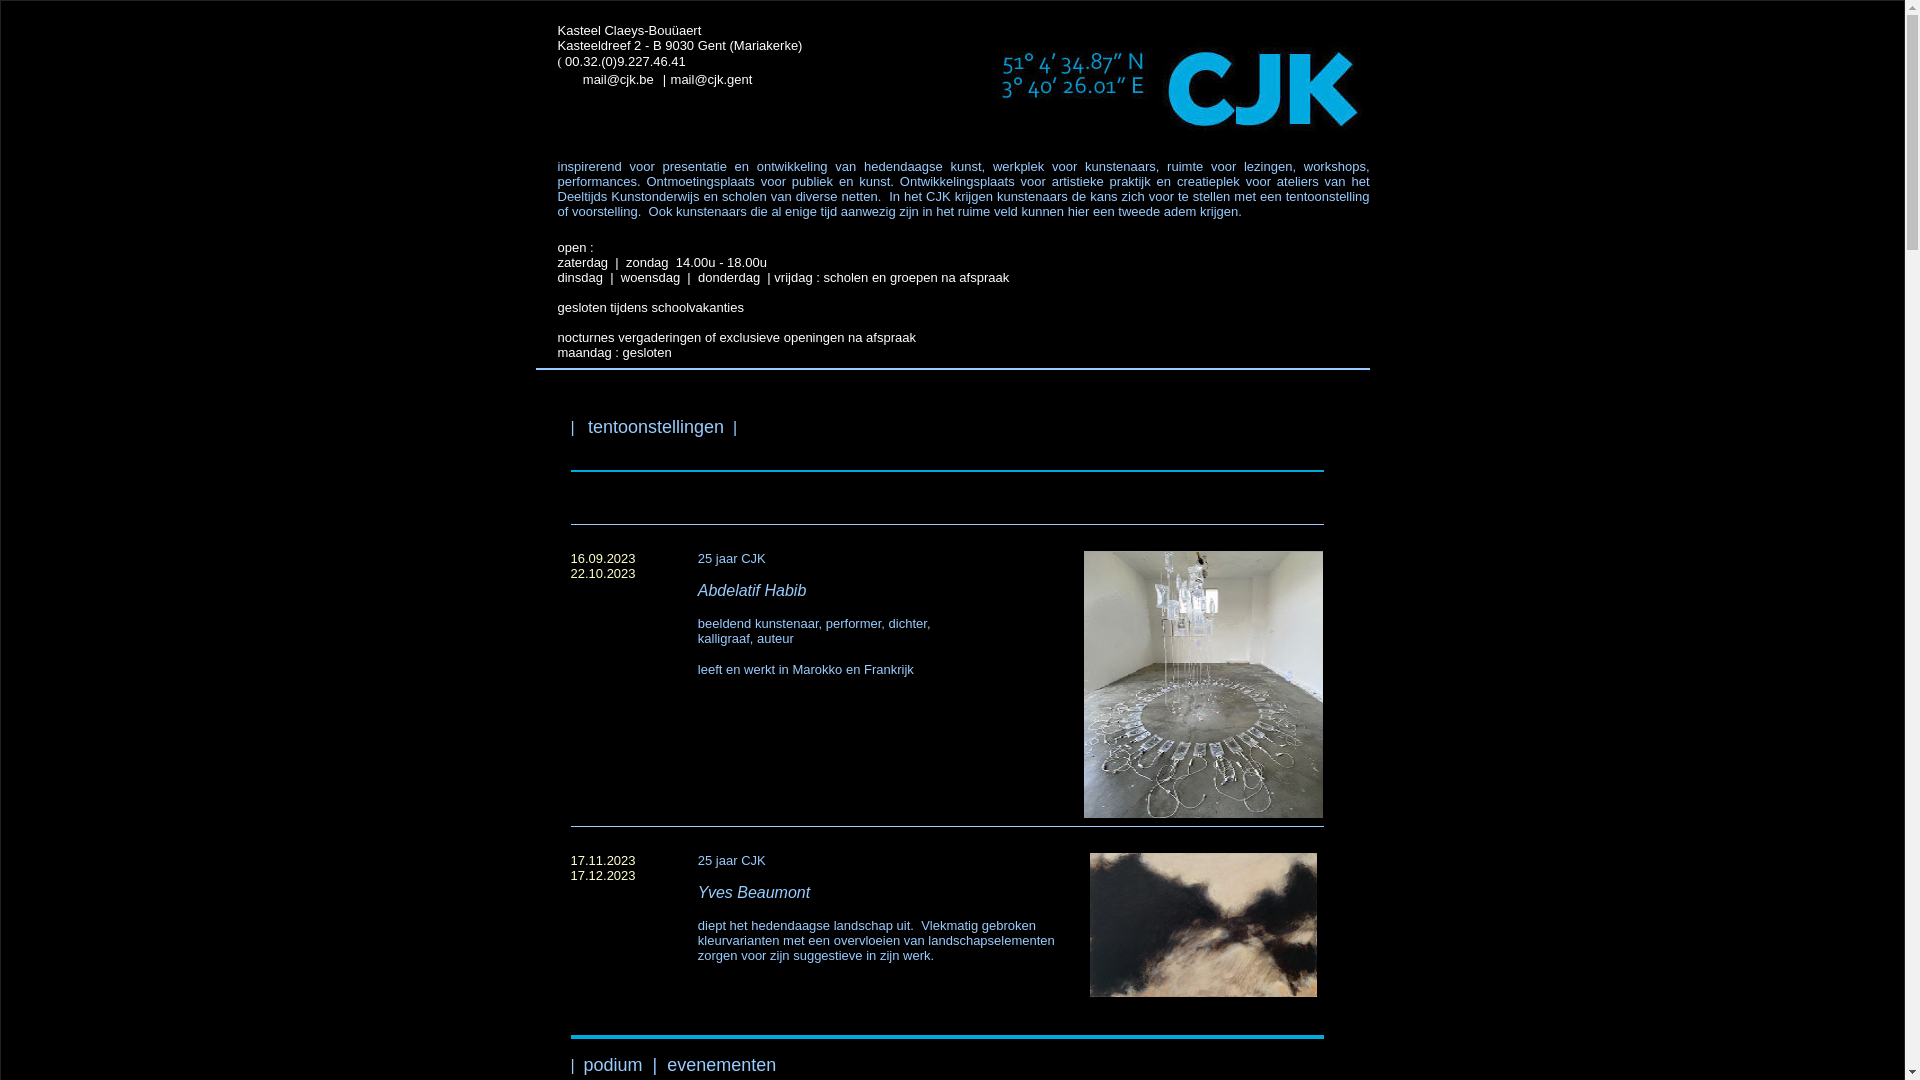  I want to click on 'mail@cjk.gent', so click(711, 77).